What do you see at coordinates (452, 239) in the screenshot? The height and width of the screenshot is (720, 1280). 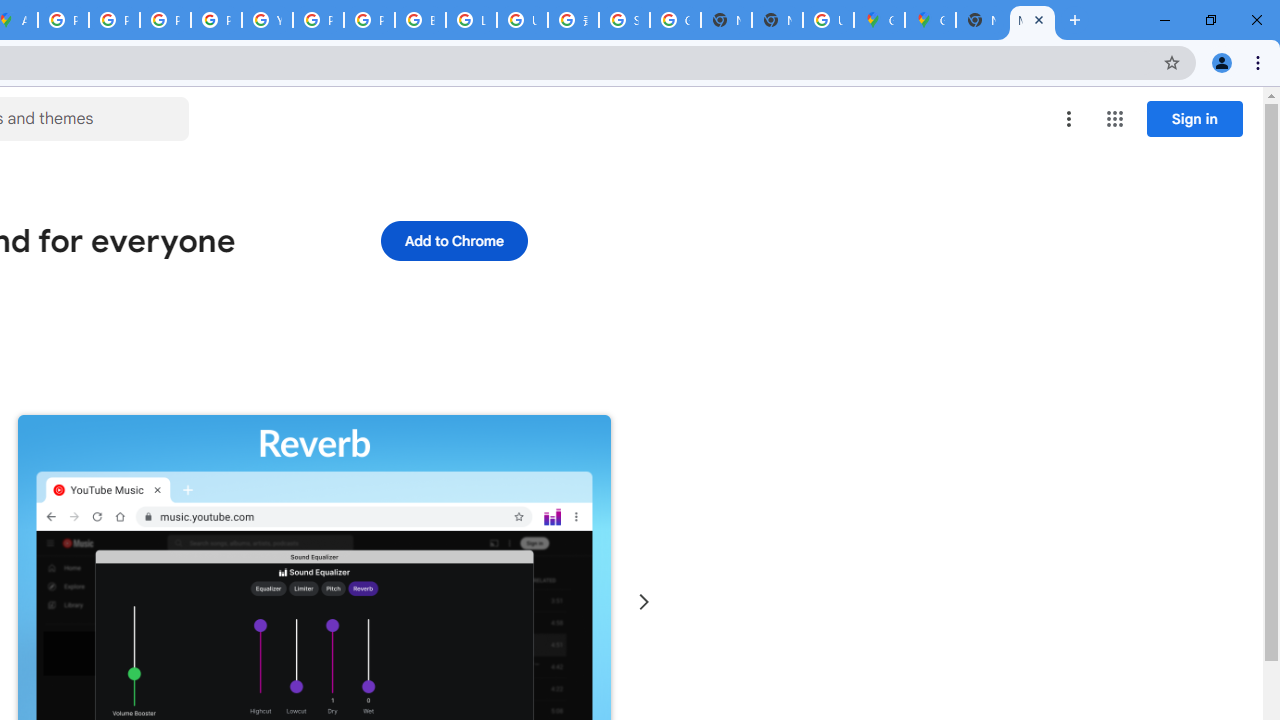 I see `'Add to Chrome'` at bounding box center [452, 239].